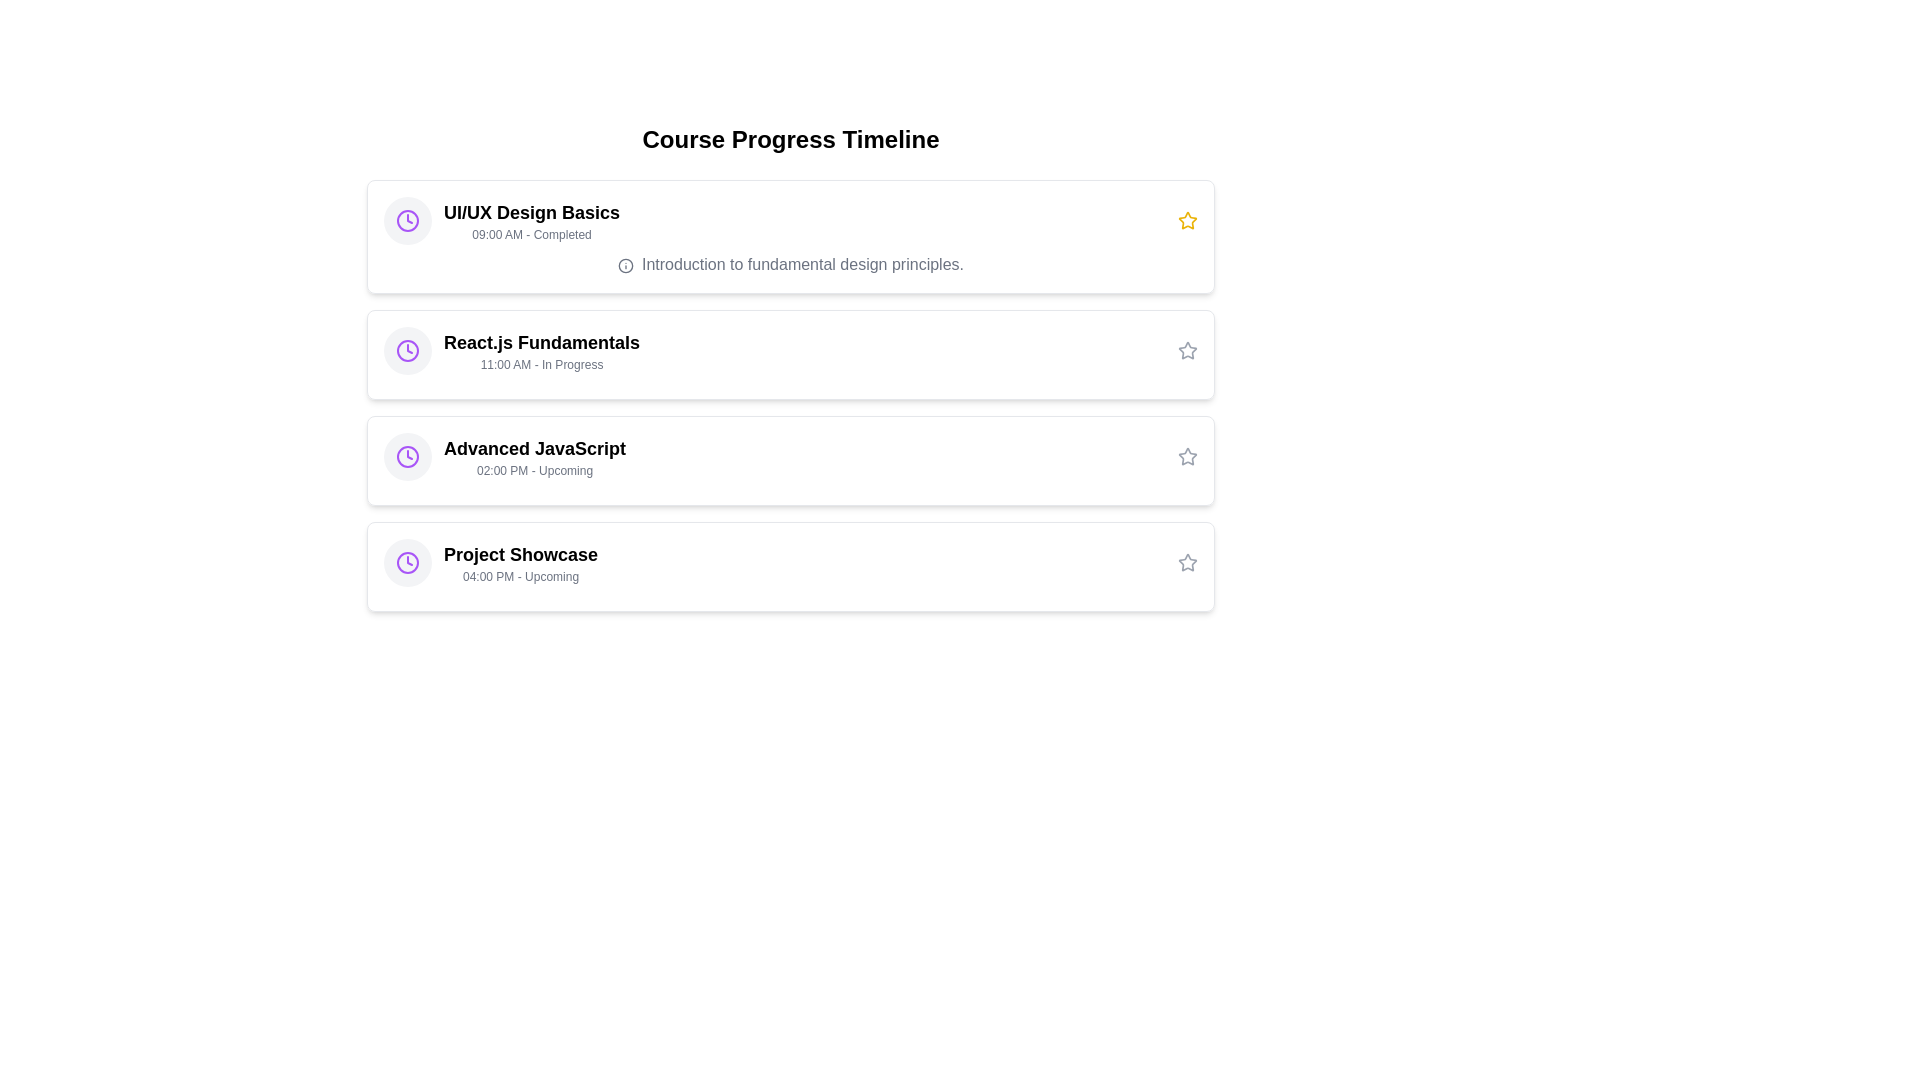 The height and width of the screenshot is (1080, 1920). What do you see at coordinates (790, 264) in the screenshot?
I see `the text label that provides a brief description related to UI/UX Design Basics, located below the heading and timestamp in the topmost card of a vertical list` at bounding box center [790, 264].